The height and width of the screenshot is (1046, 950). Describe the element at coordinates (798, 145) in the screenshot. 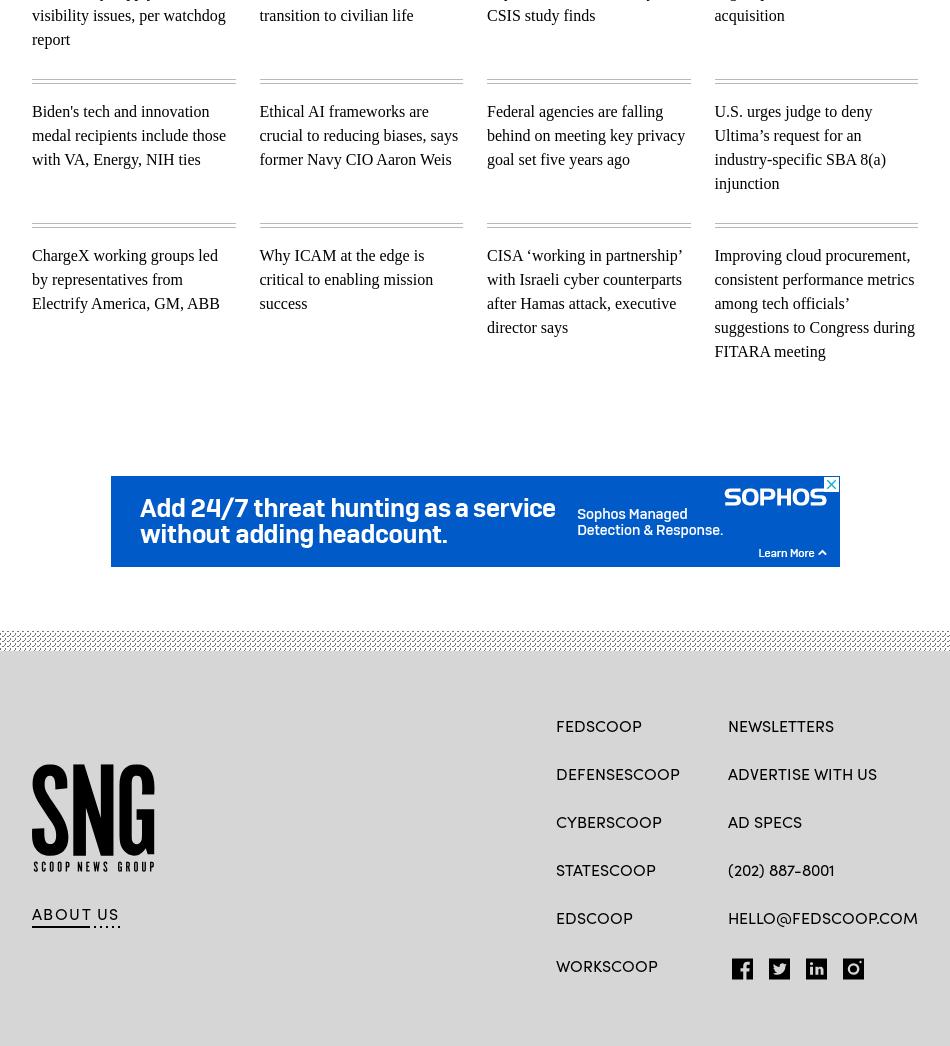

I see `'U.S. urges judge to deny Ultima’s request for an industry-specific SBA 8(a) injunction'` at that location.